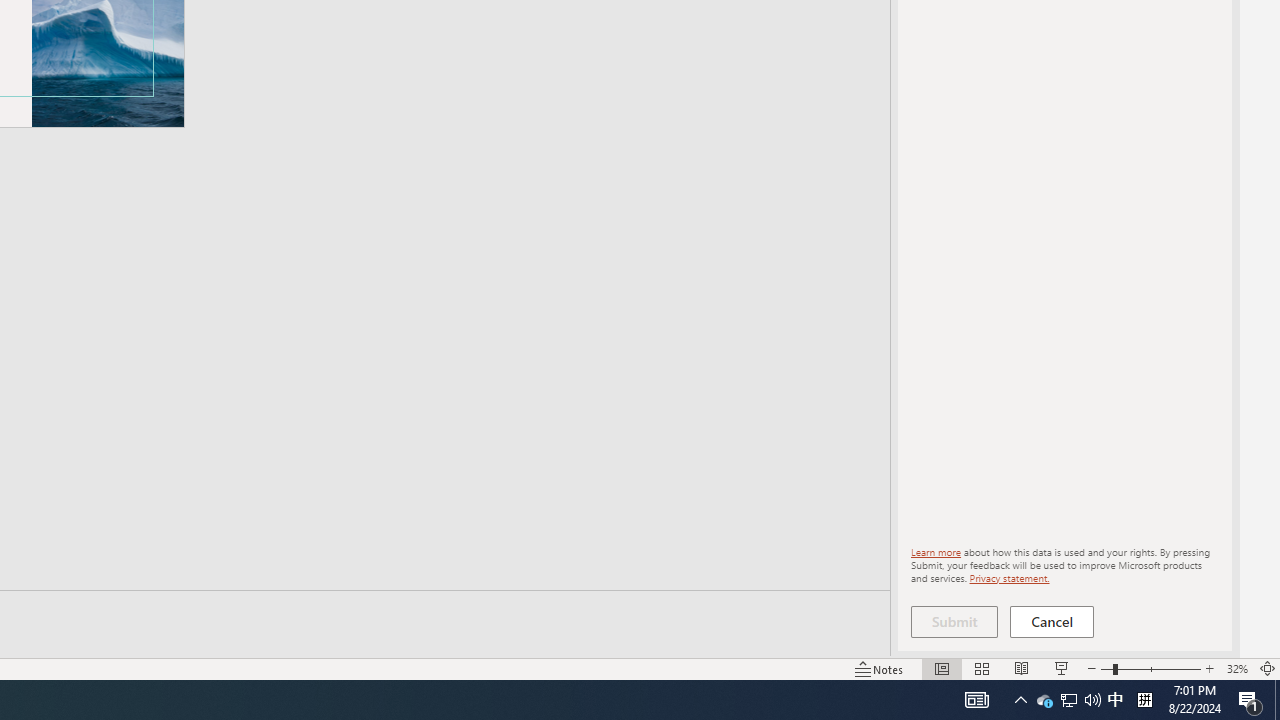 The height and width of the screenshot is (720, 1280). I want to click on 'Zoom to Fit ', so click(1266, 669).